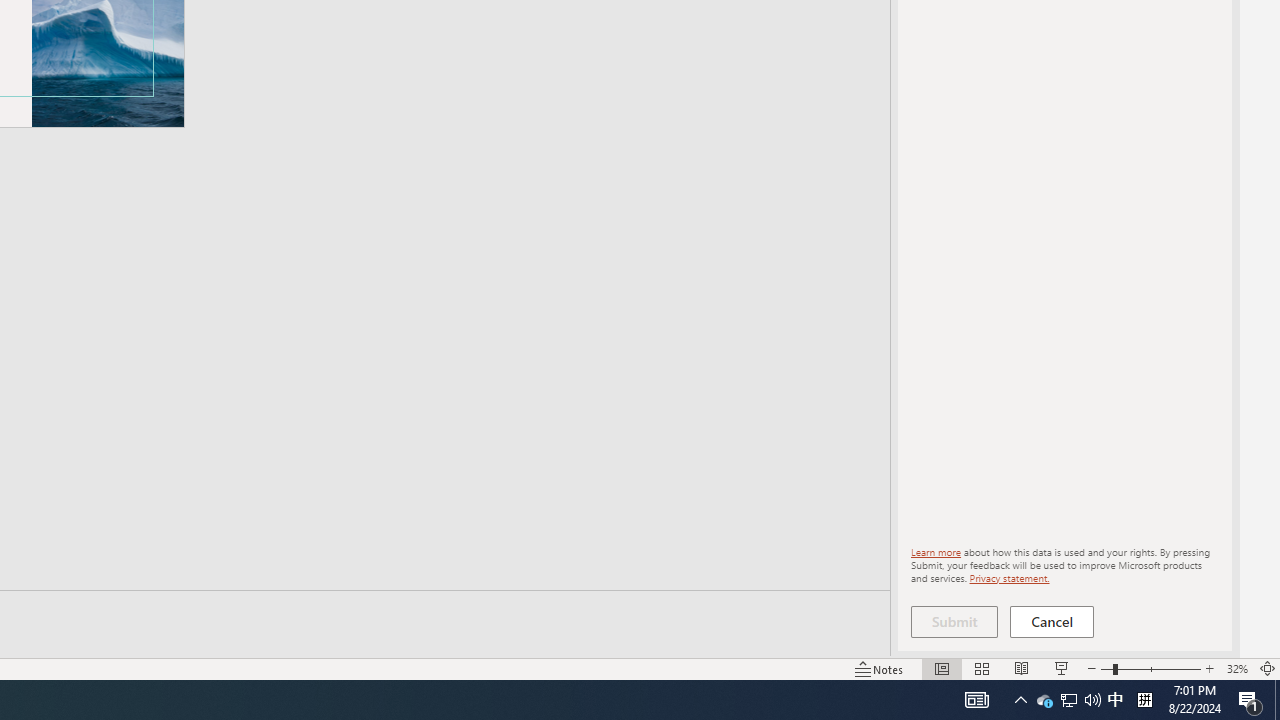 The height and width of the screenshot is (720, 1280). I want to click on 'Zoom to Fit ', so click(1266, 669).